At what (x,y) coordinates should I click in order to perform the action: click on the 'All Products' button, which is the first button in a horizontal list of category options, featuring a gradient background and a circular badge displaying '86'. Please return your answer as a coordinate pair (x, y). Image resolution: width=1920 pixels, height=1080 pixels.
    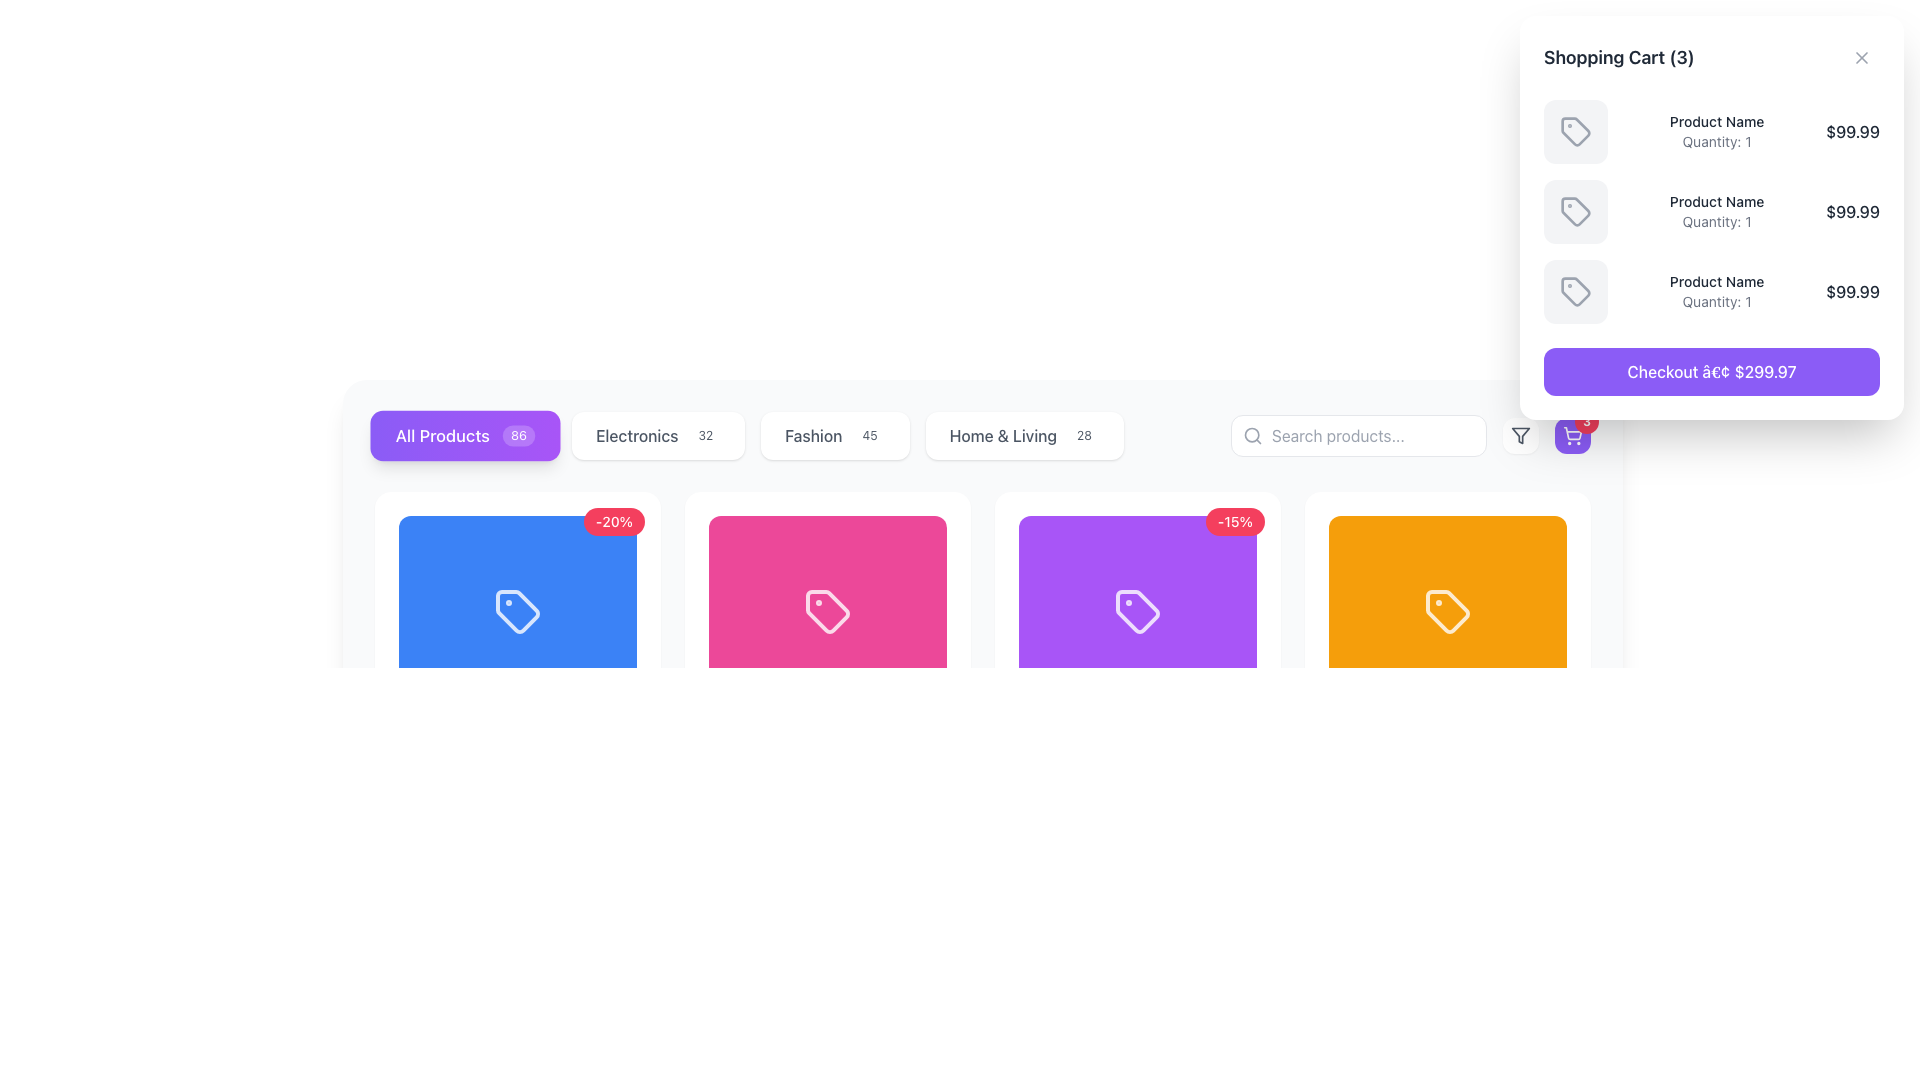
    Looking at the image, I should click on (464, 434).